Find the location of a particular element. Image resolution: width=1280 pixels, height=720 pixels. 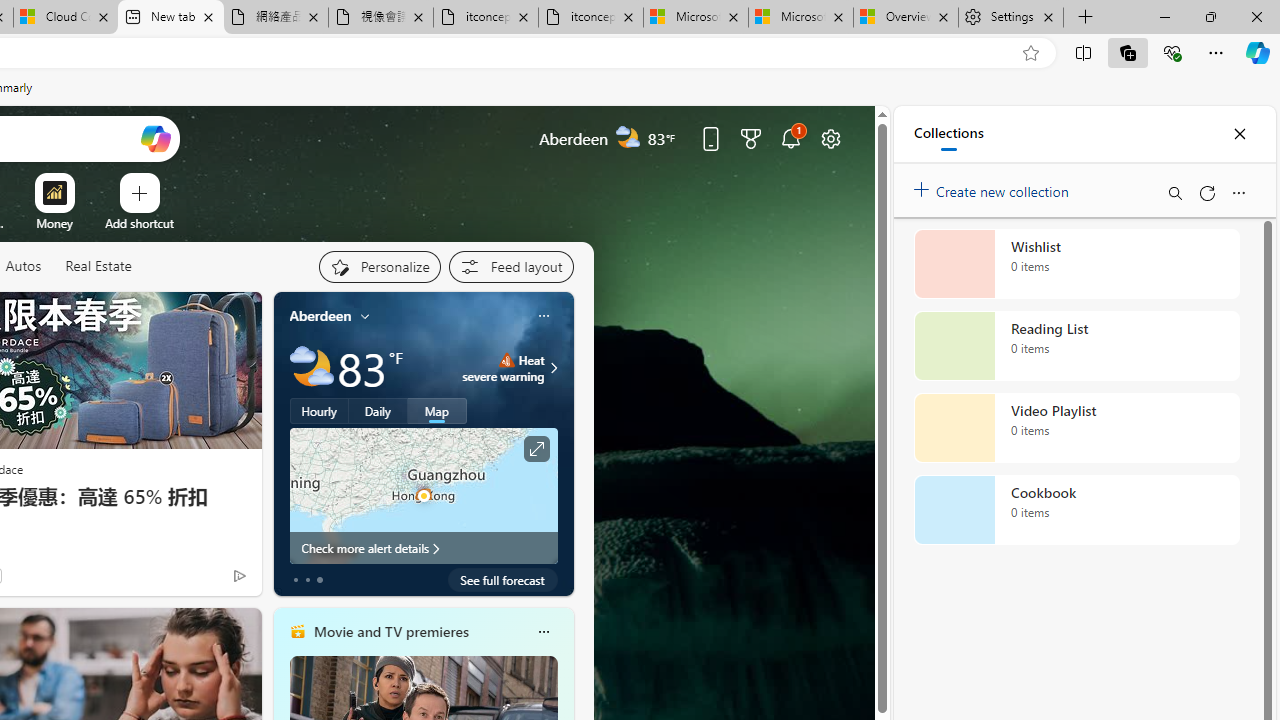

'See full forecast' is located at coordinates (502, 579).